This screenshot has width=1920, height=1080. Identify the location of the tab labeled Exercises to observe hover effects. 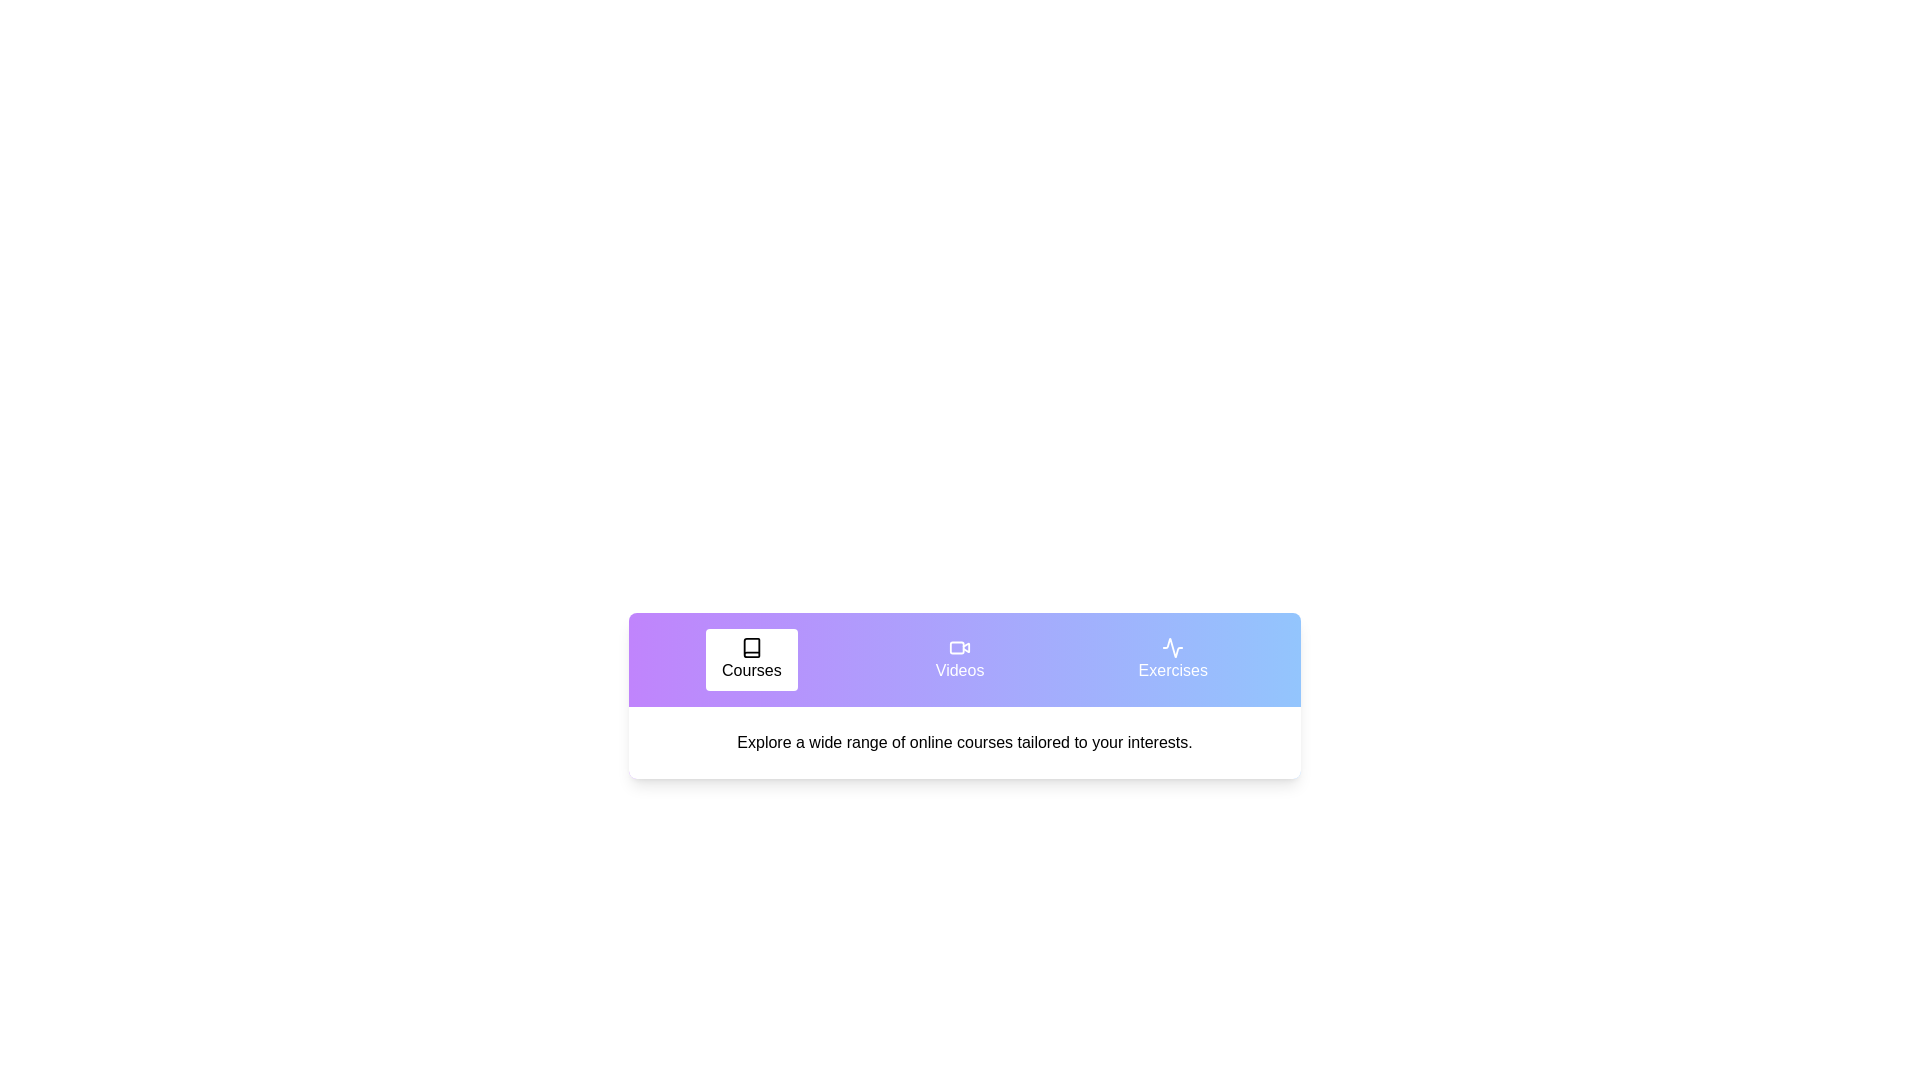
(1173, 659).